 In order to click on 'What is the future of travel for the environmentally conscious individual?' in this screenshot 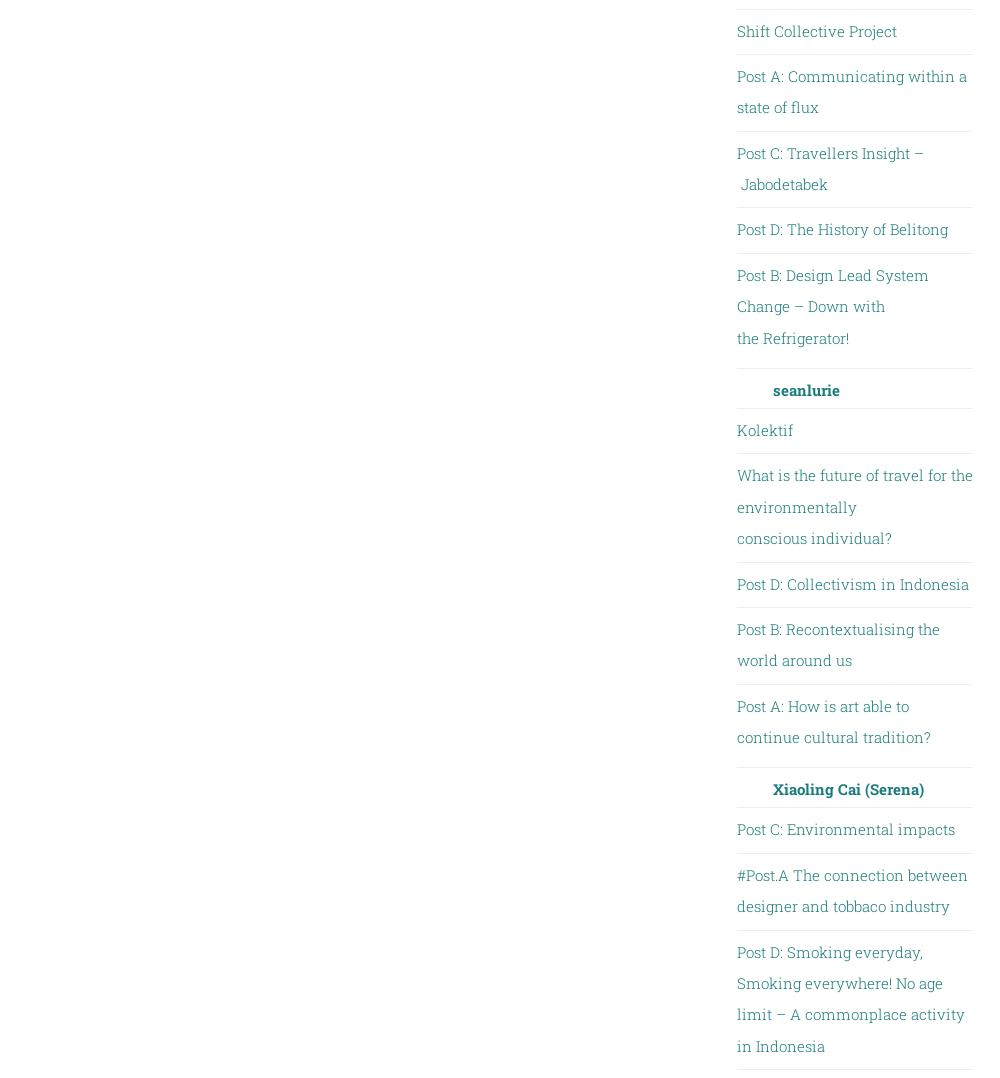, I will do `click(853, 506)`.